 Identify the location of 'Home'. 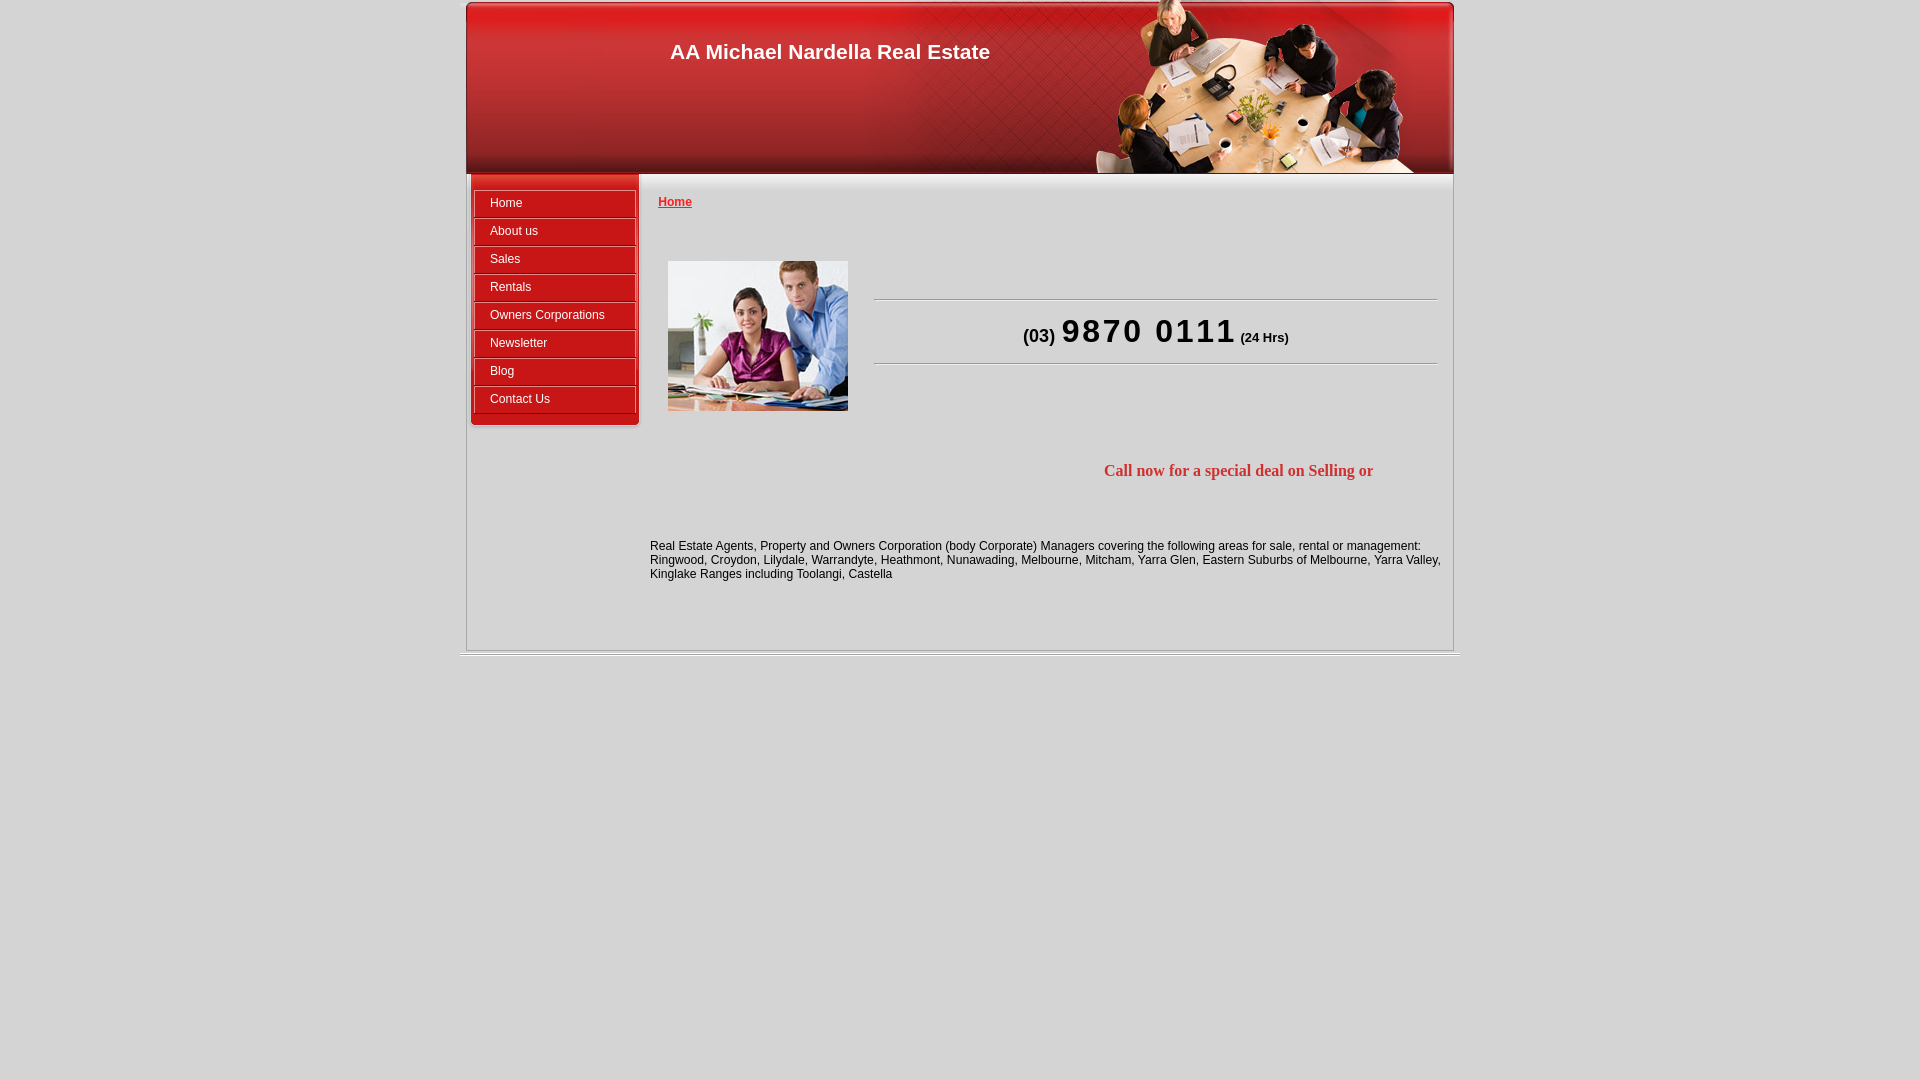
(473, 203).